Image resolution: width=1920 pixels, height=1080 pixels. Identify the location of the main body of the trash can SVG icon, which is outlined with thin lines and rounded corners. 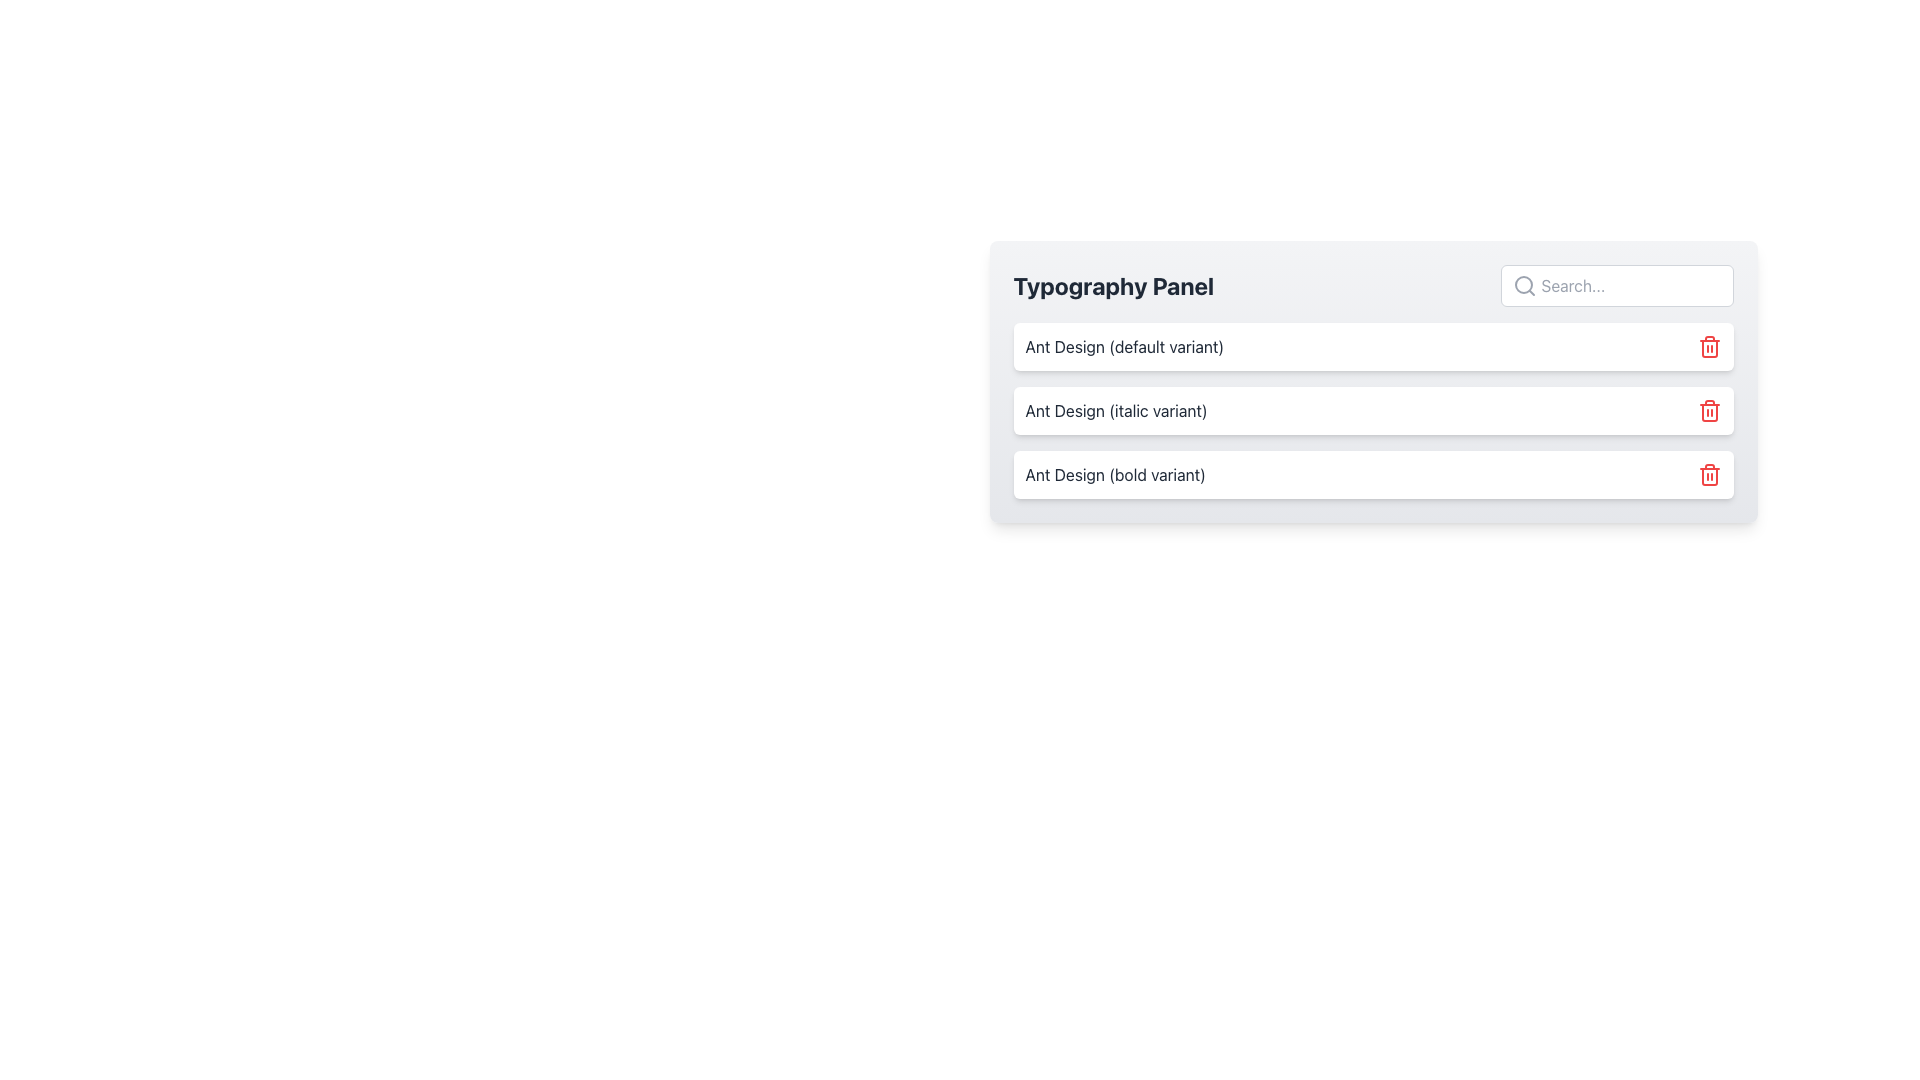
(1708, 411).